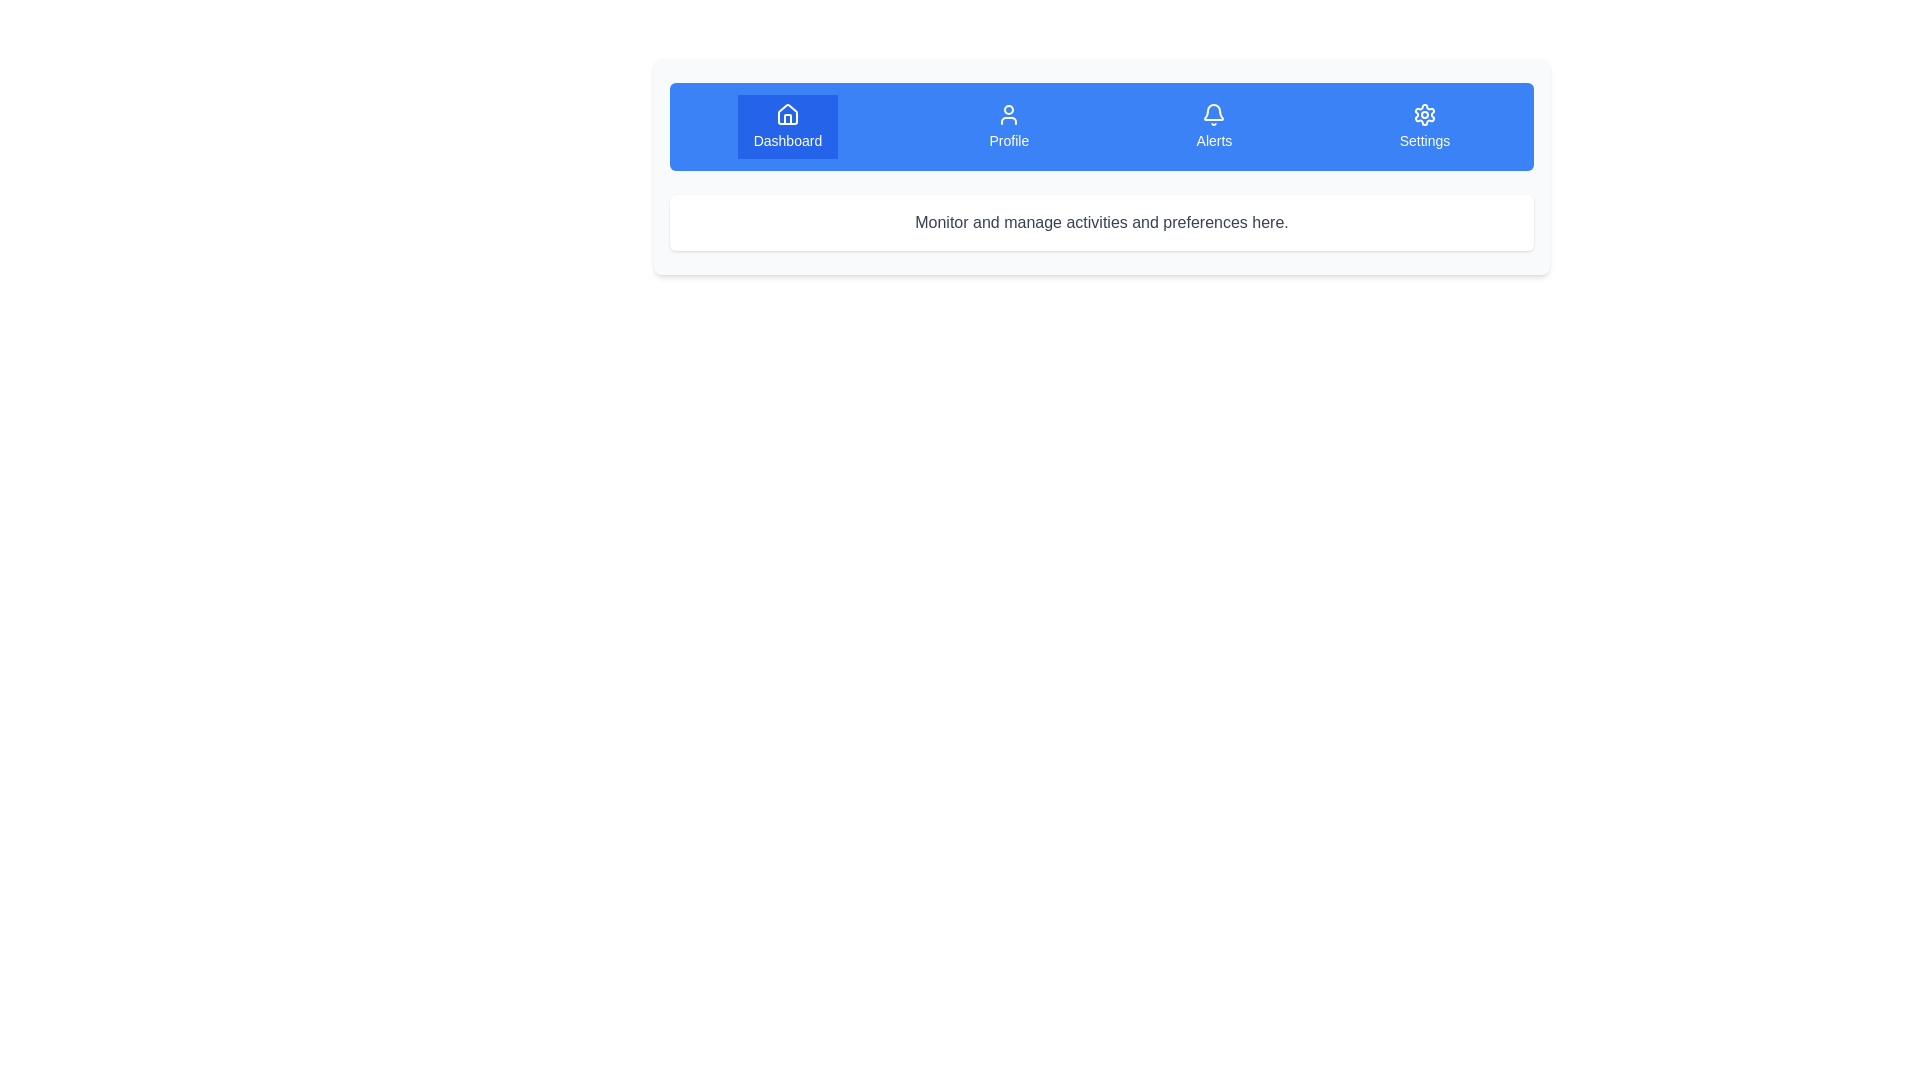 The height and width of the screenshot is (1080, 1920). Describe the element at coordinates (1213, 115) in the screenshot. I see `the bell icon representing notifications located in the top-menu navigation bar under the 'Alerts' section` at that location.